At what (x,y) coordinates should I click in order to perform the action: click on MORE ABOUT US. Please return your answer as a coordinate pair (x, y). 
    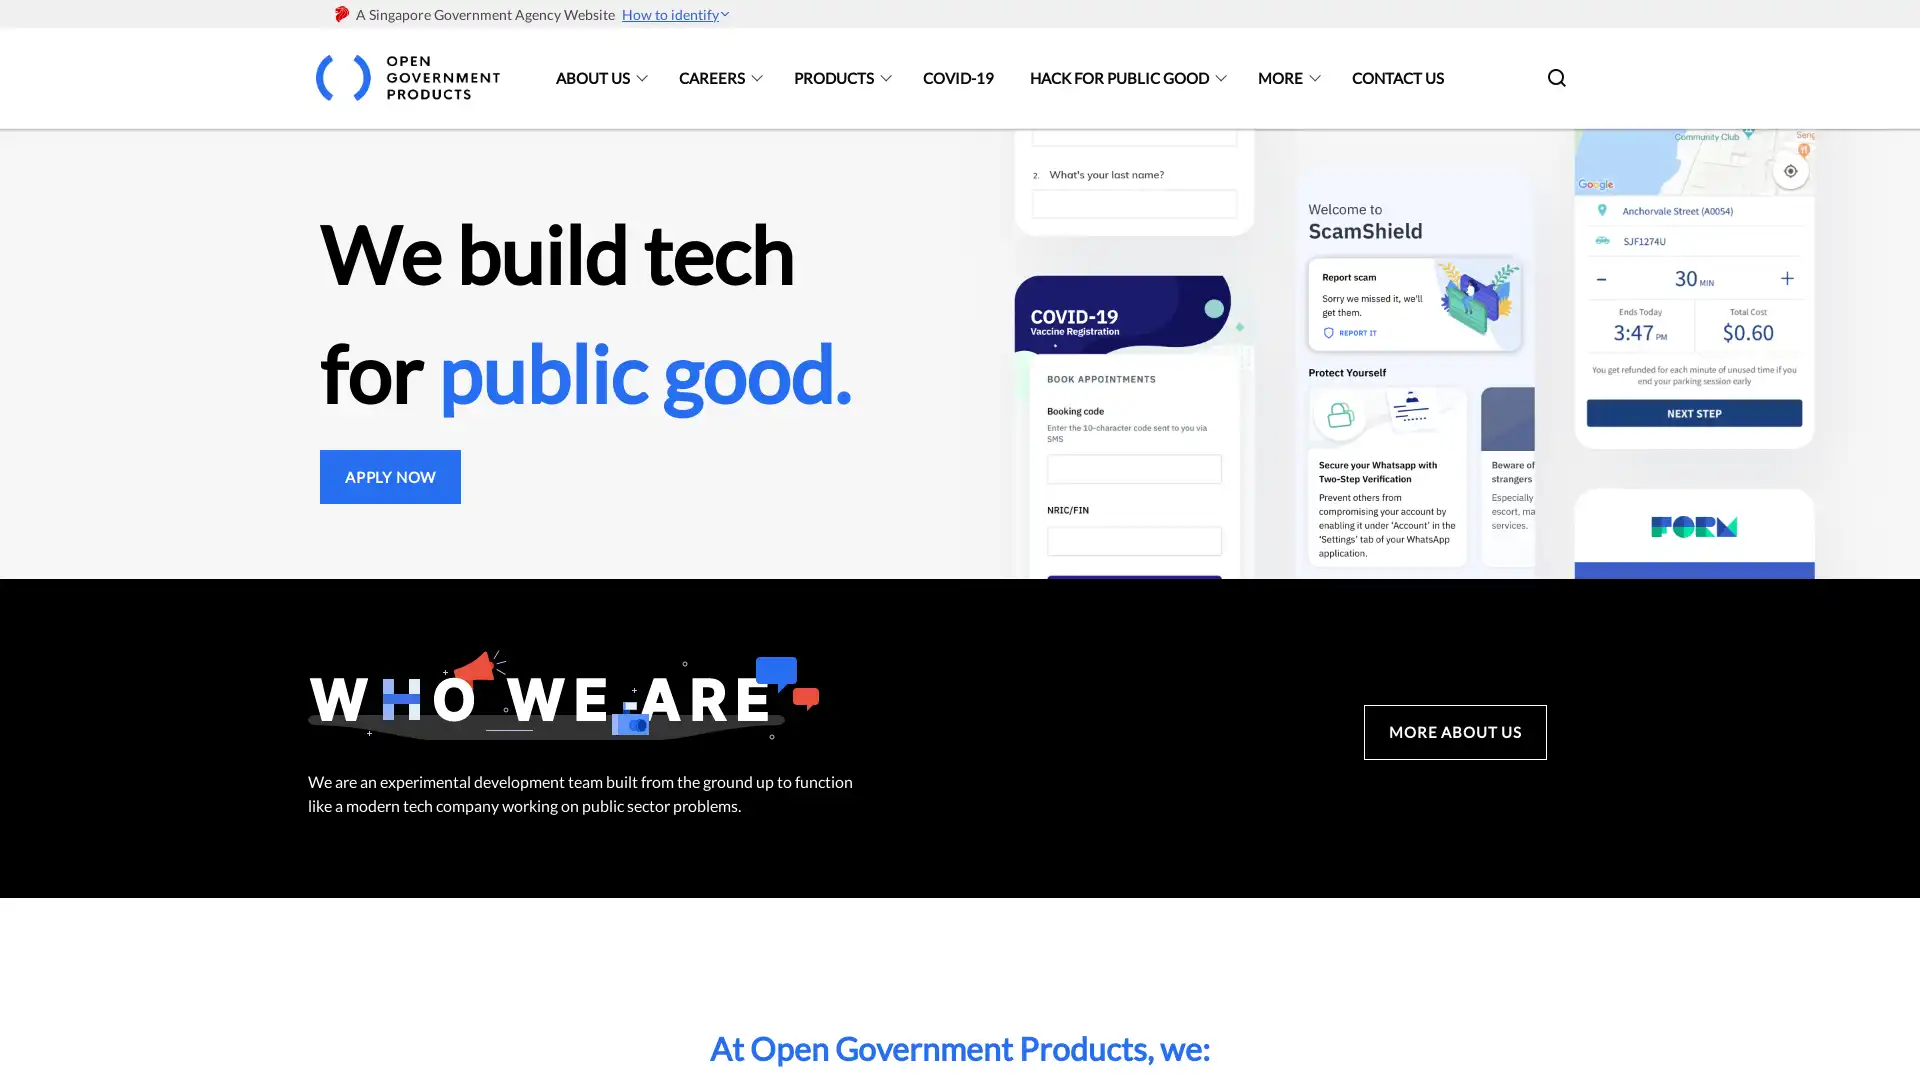
    Looking at the image, I should click on (1454, 732).